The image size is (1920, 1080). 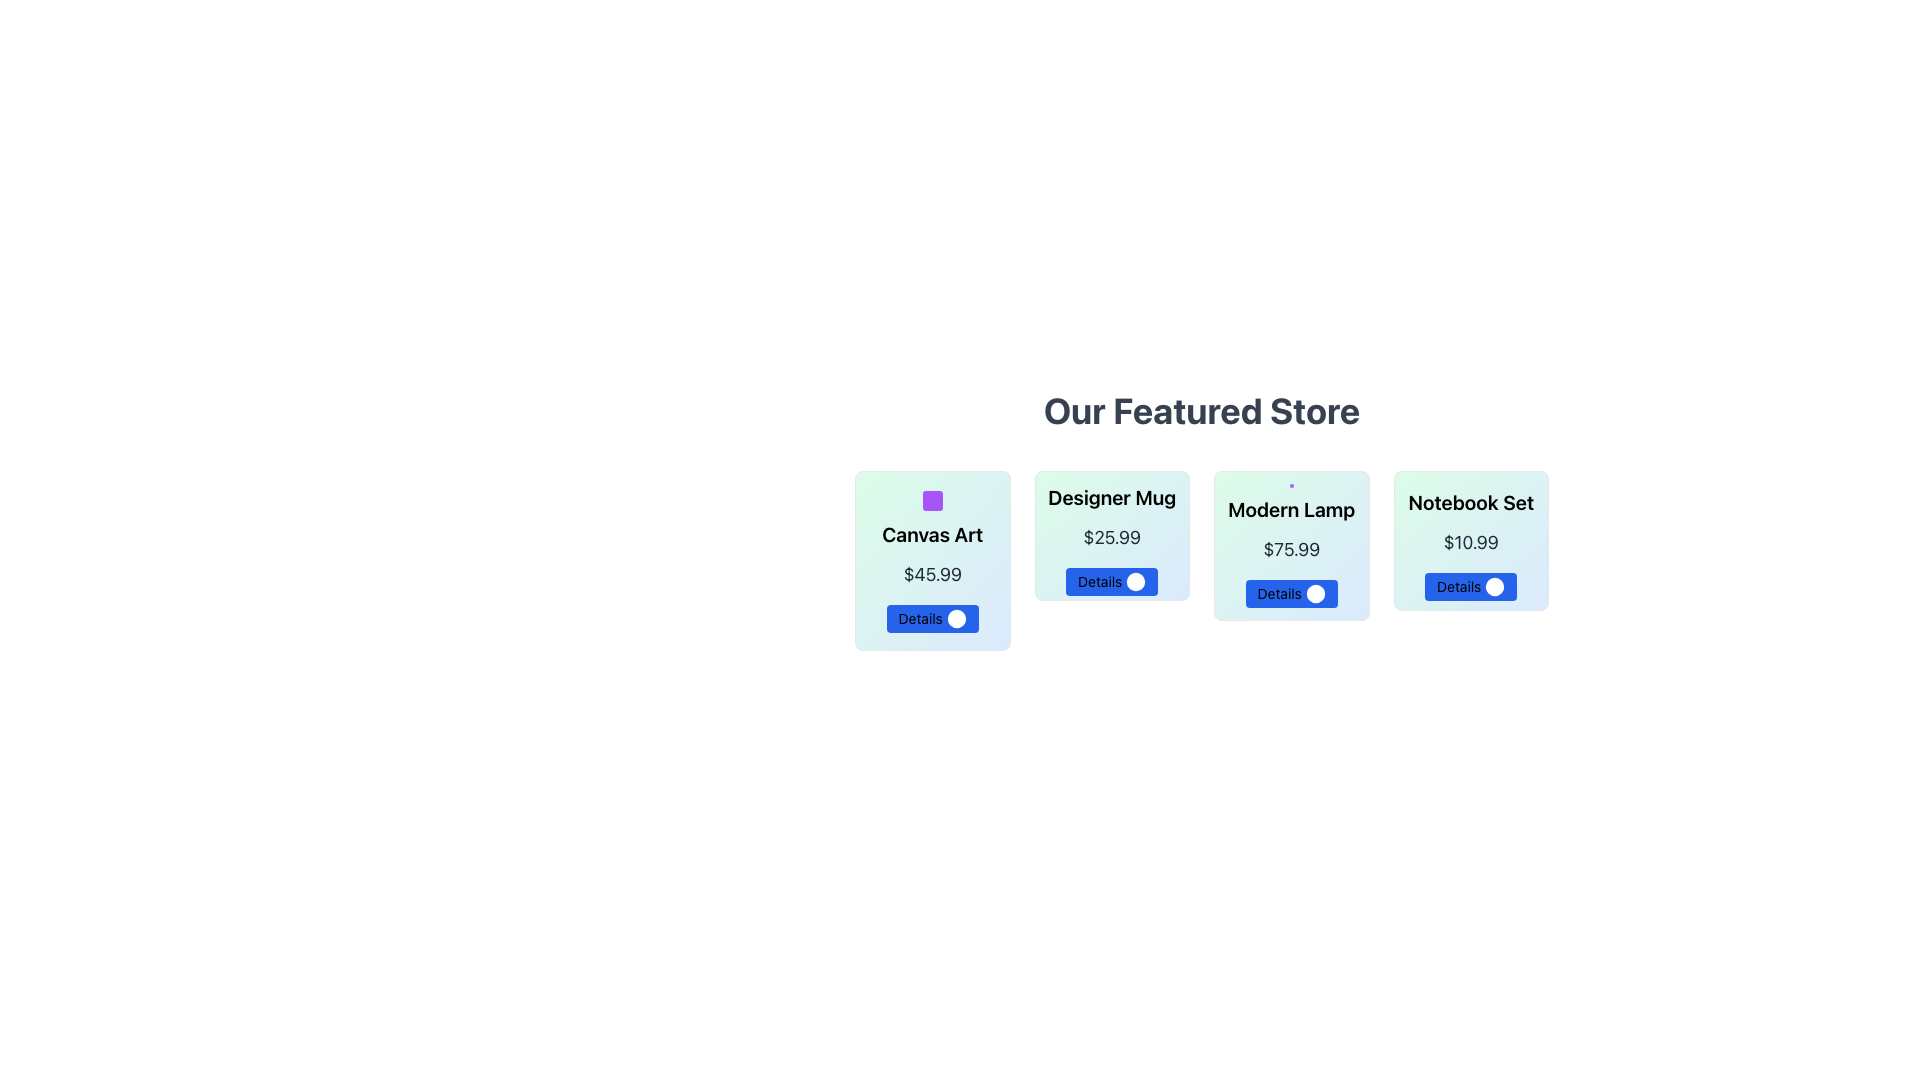 I want to click on the static text element displaying the price '$25.99', which is styled in dark gray and positioned below the product title 'Designer Mug' within the product card, so click(x=1111, y=536).